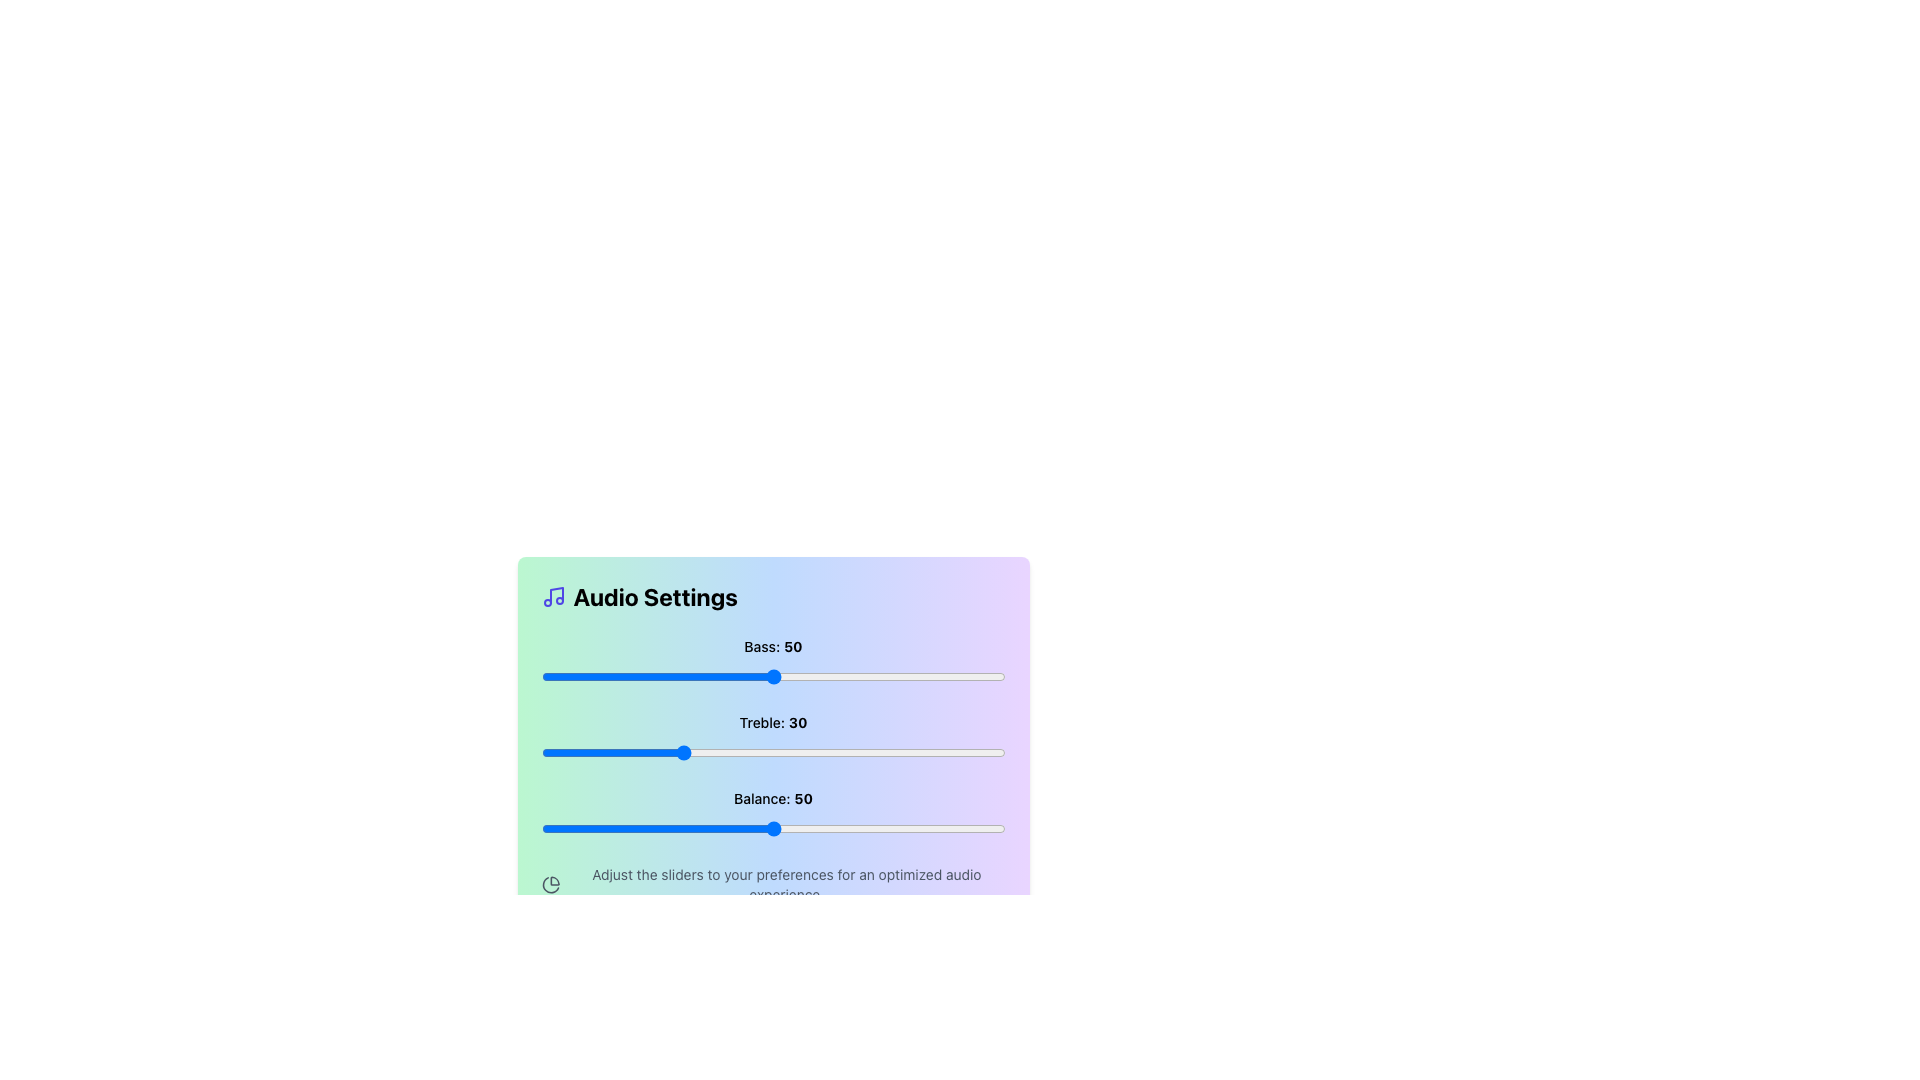 This screenshot has width=1920, height=1080. I want to click on the Text Label (Heading) that indicates the audio settings section, located at the top-left corner of the settings card, next to a musical note icon, so click(655, 596).